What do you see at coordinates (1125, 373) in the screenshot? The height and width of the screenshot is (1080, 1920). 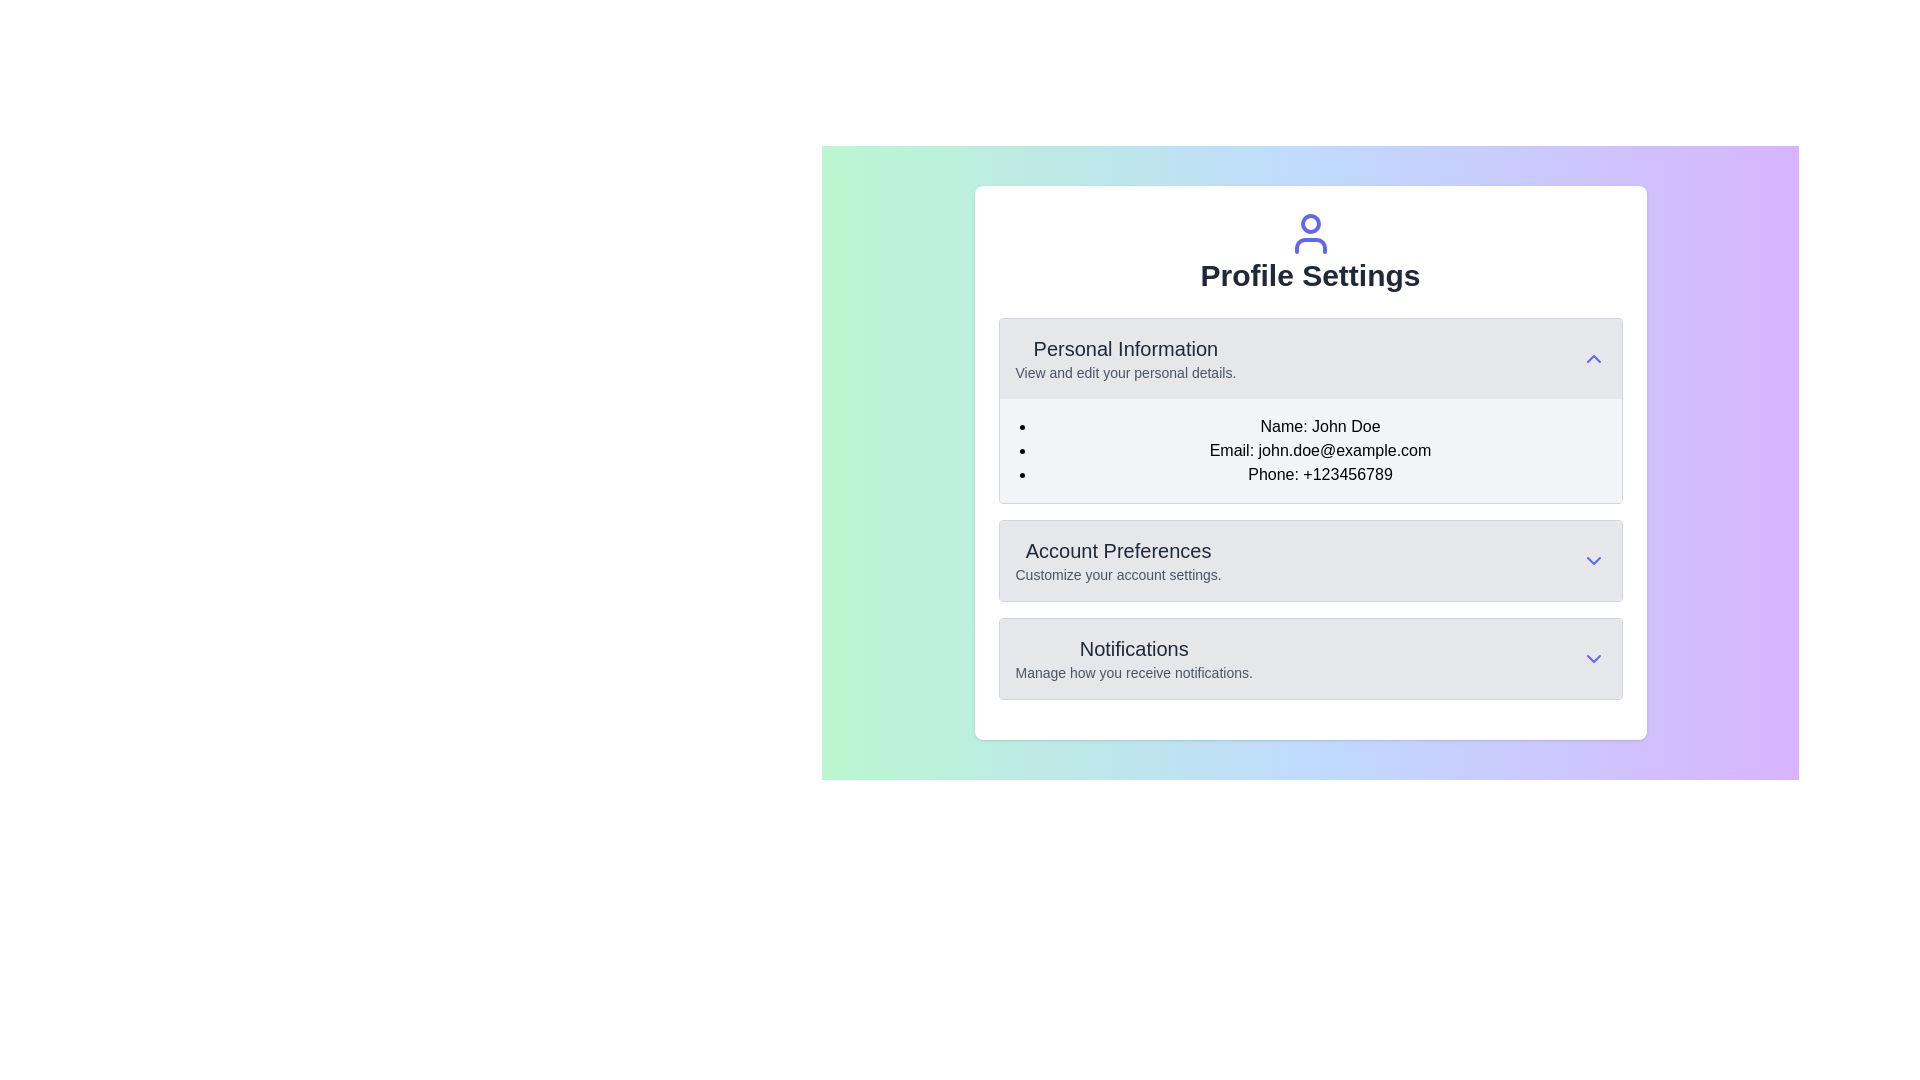 I see `the descriptive instruction text label in the 'Personal Information' section, located below the heading 'Personal Information.'` at bounding box center [1125, 373].